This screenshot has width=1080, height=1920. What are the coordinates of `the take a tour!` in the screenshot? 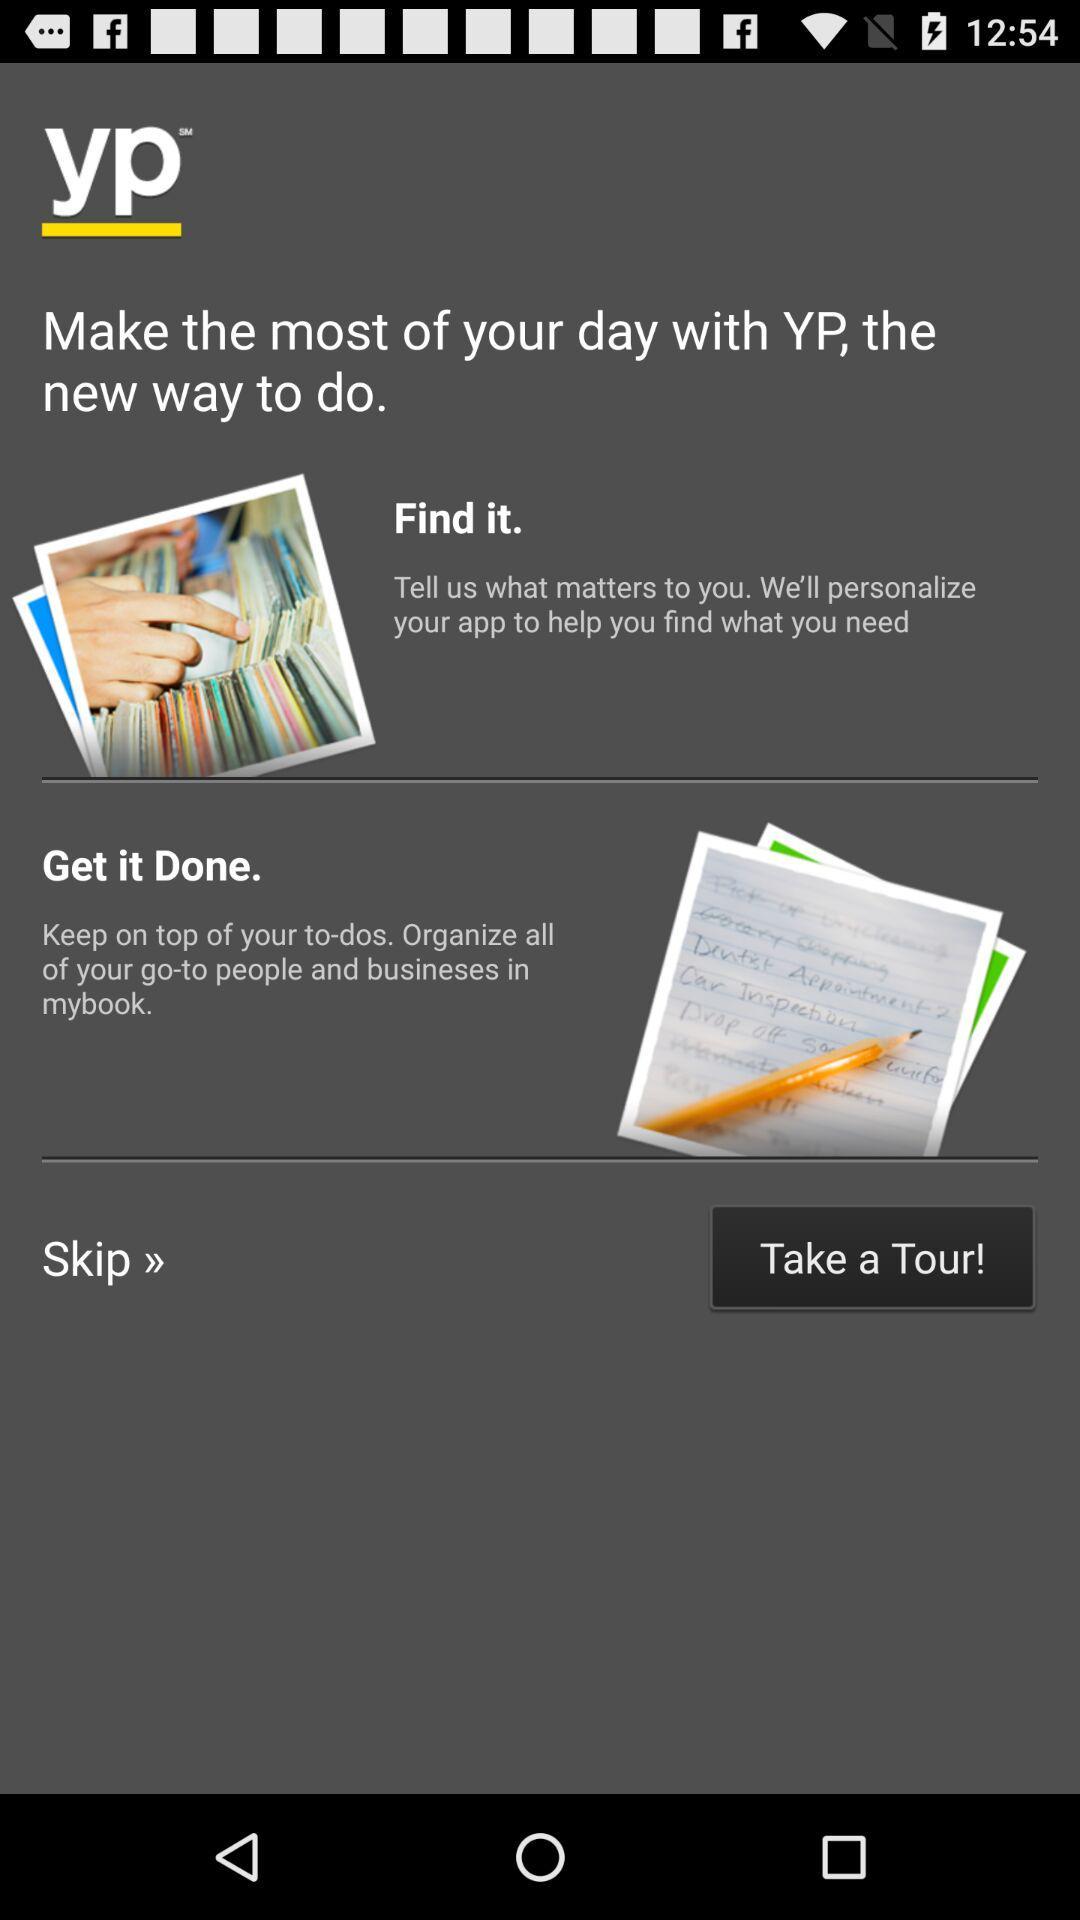 It's located at (871, 1256).